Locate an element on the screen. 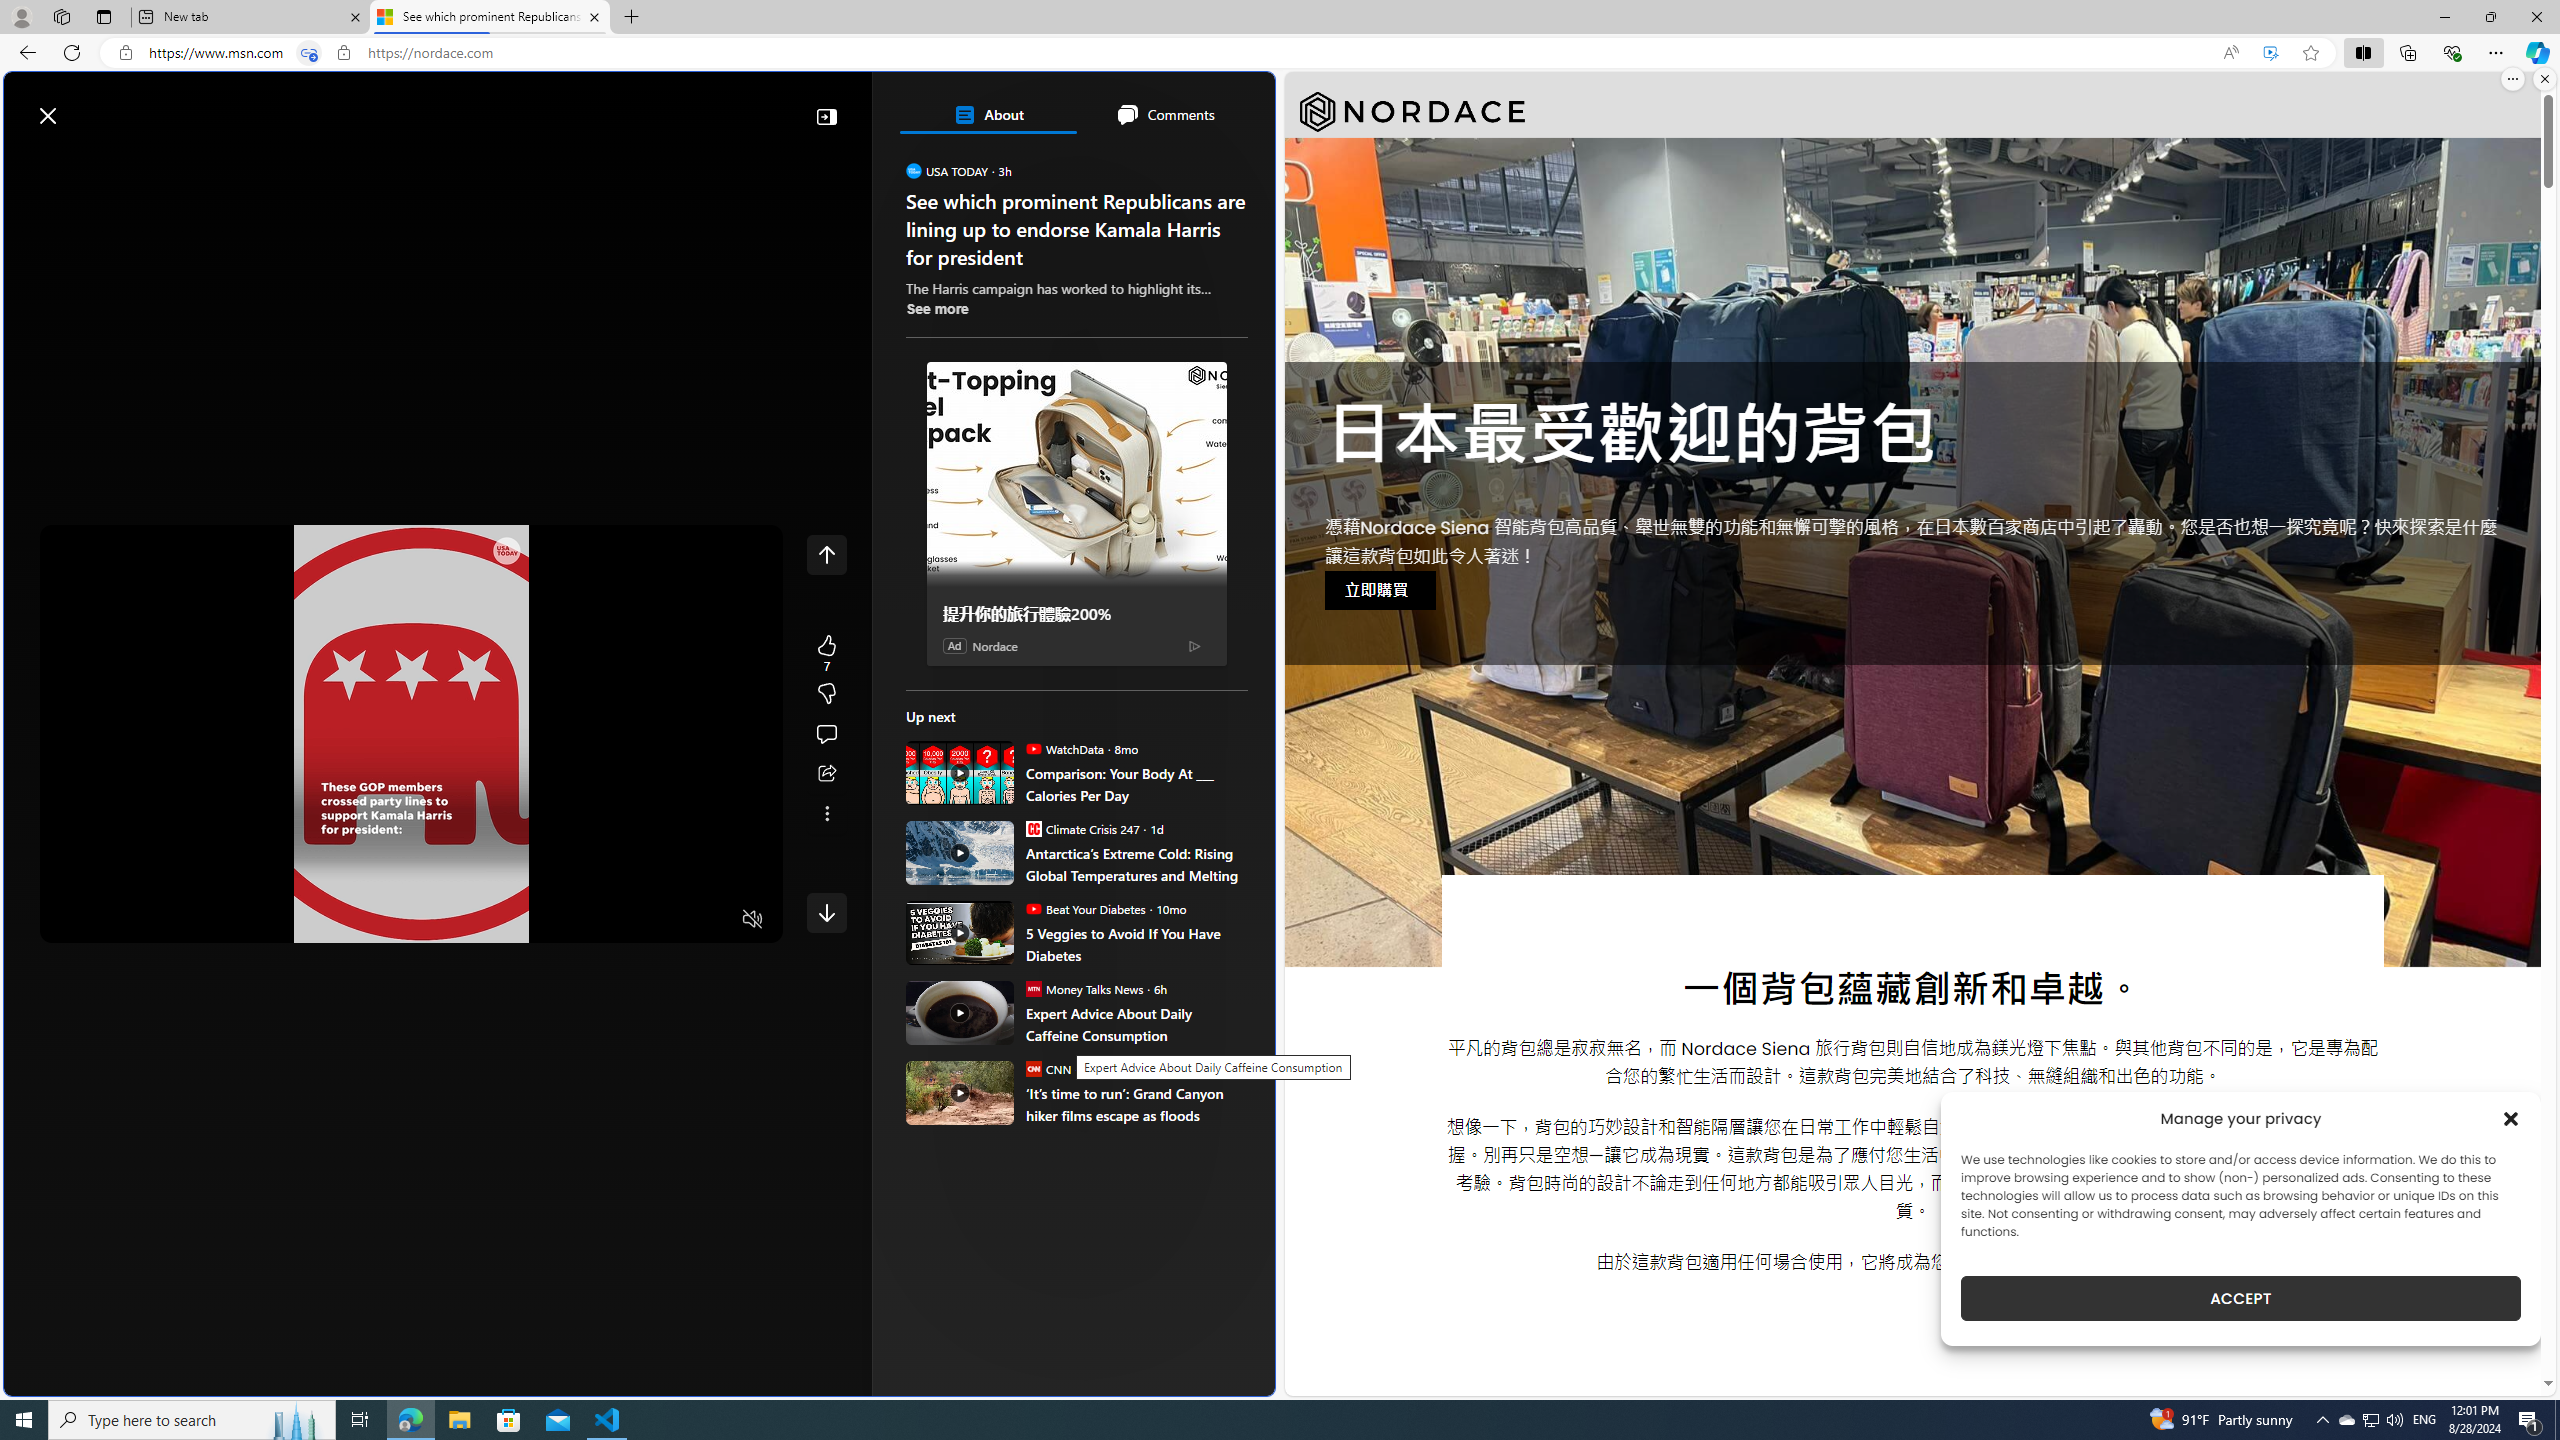  'Expert Advice About Daily Caffeine Consumption' is located at coordinates (1136, 1023).